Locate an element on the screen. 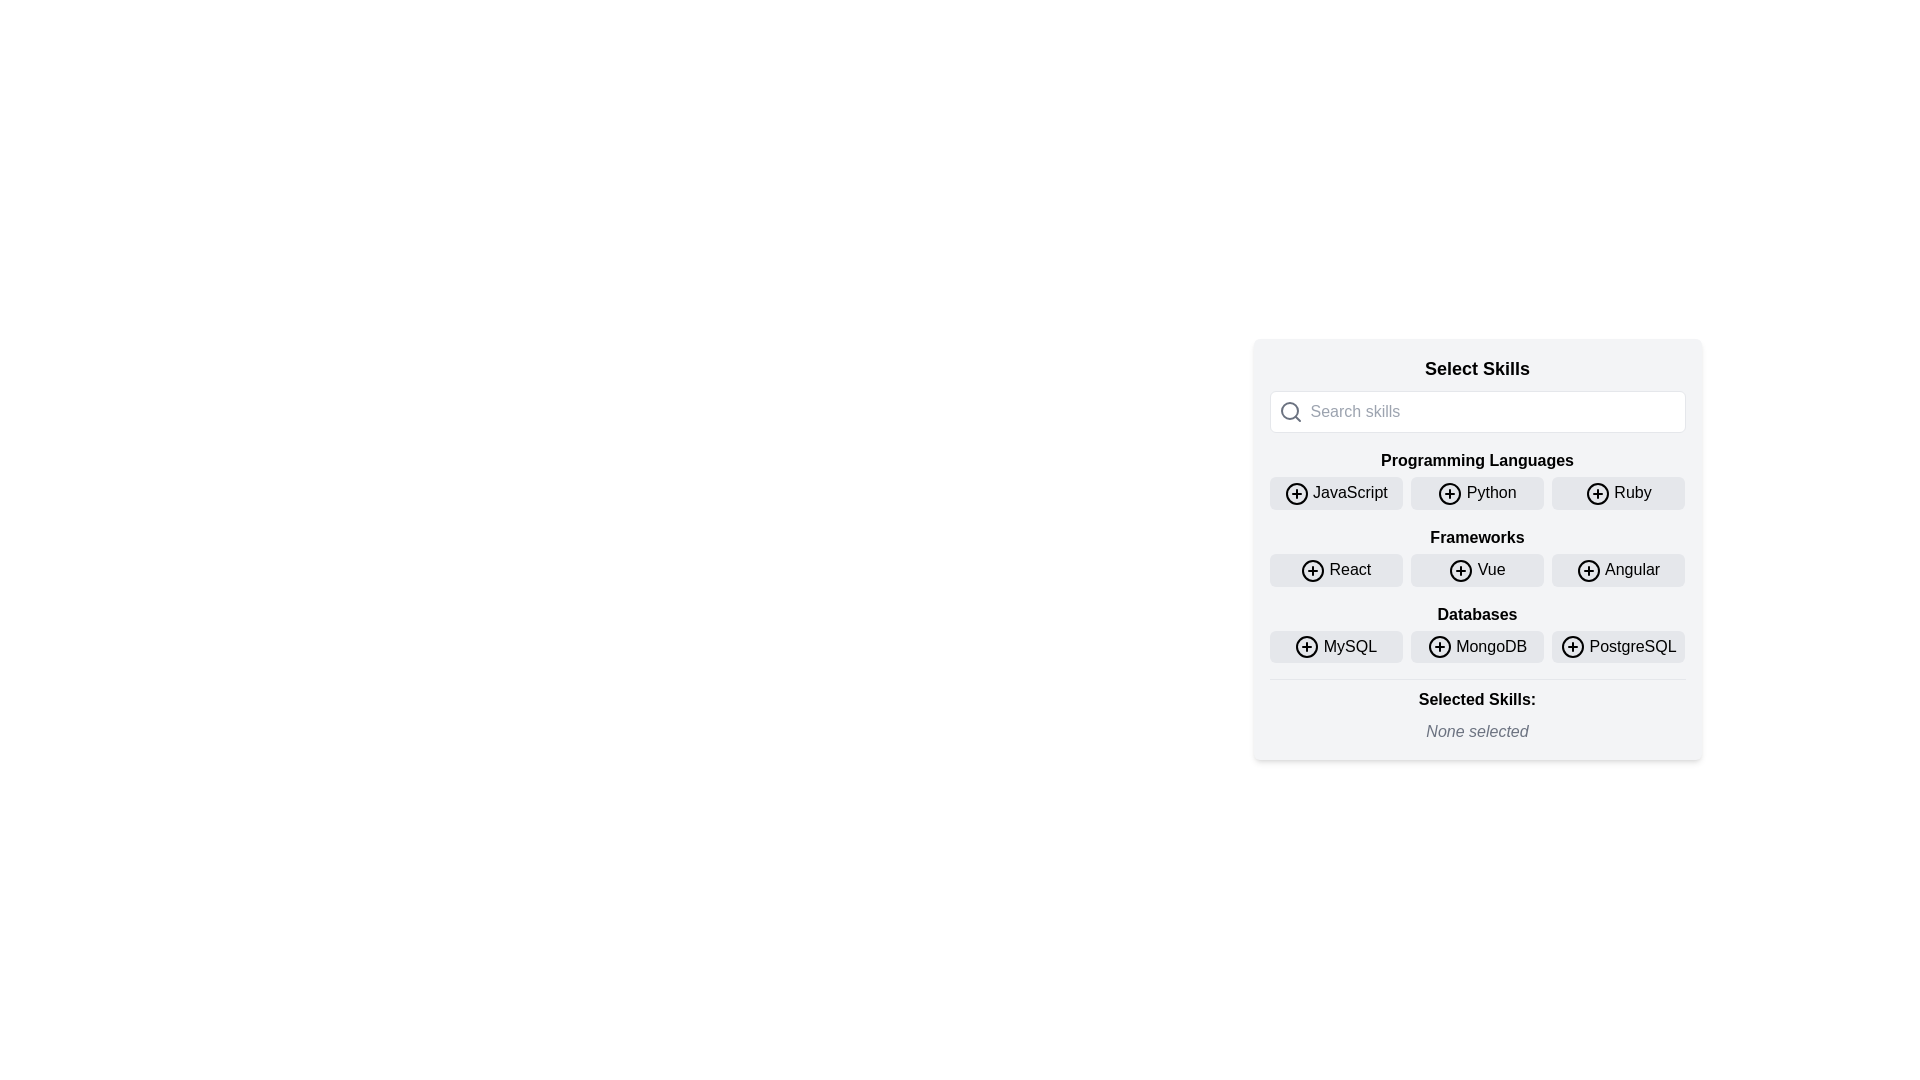 The height and width of the screenshot is (1080, 1920). the circular graphic within the 'Vue' skill icon located in the 'Frameworks' section of the interface is located at coordinates (1461, 570).